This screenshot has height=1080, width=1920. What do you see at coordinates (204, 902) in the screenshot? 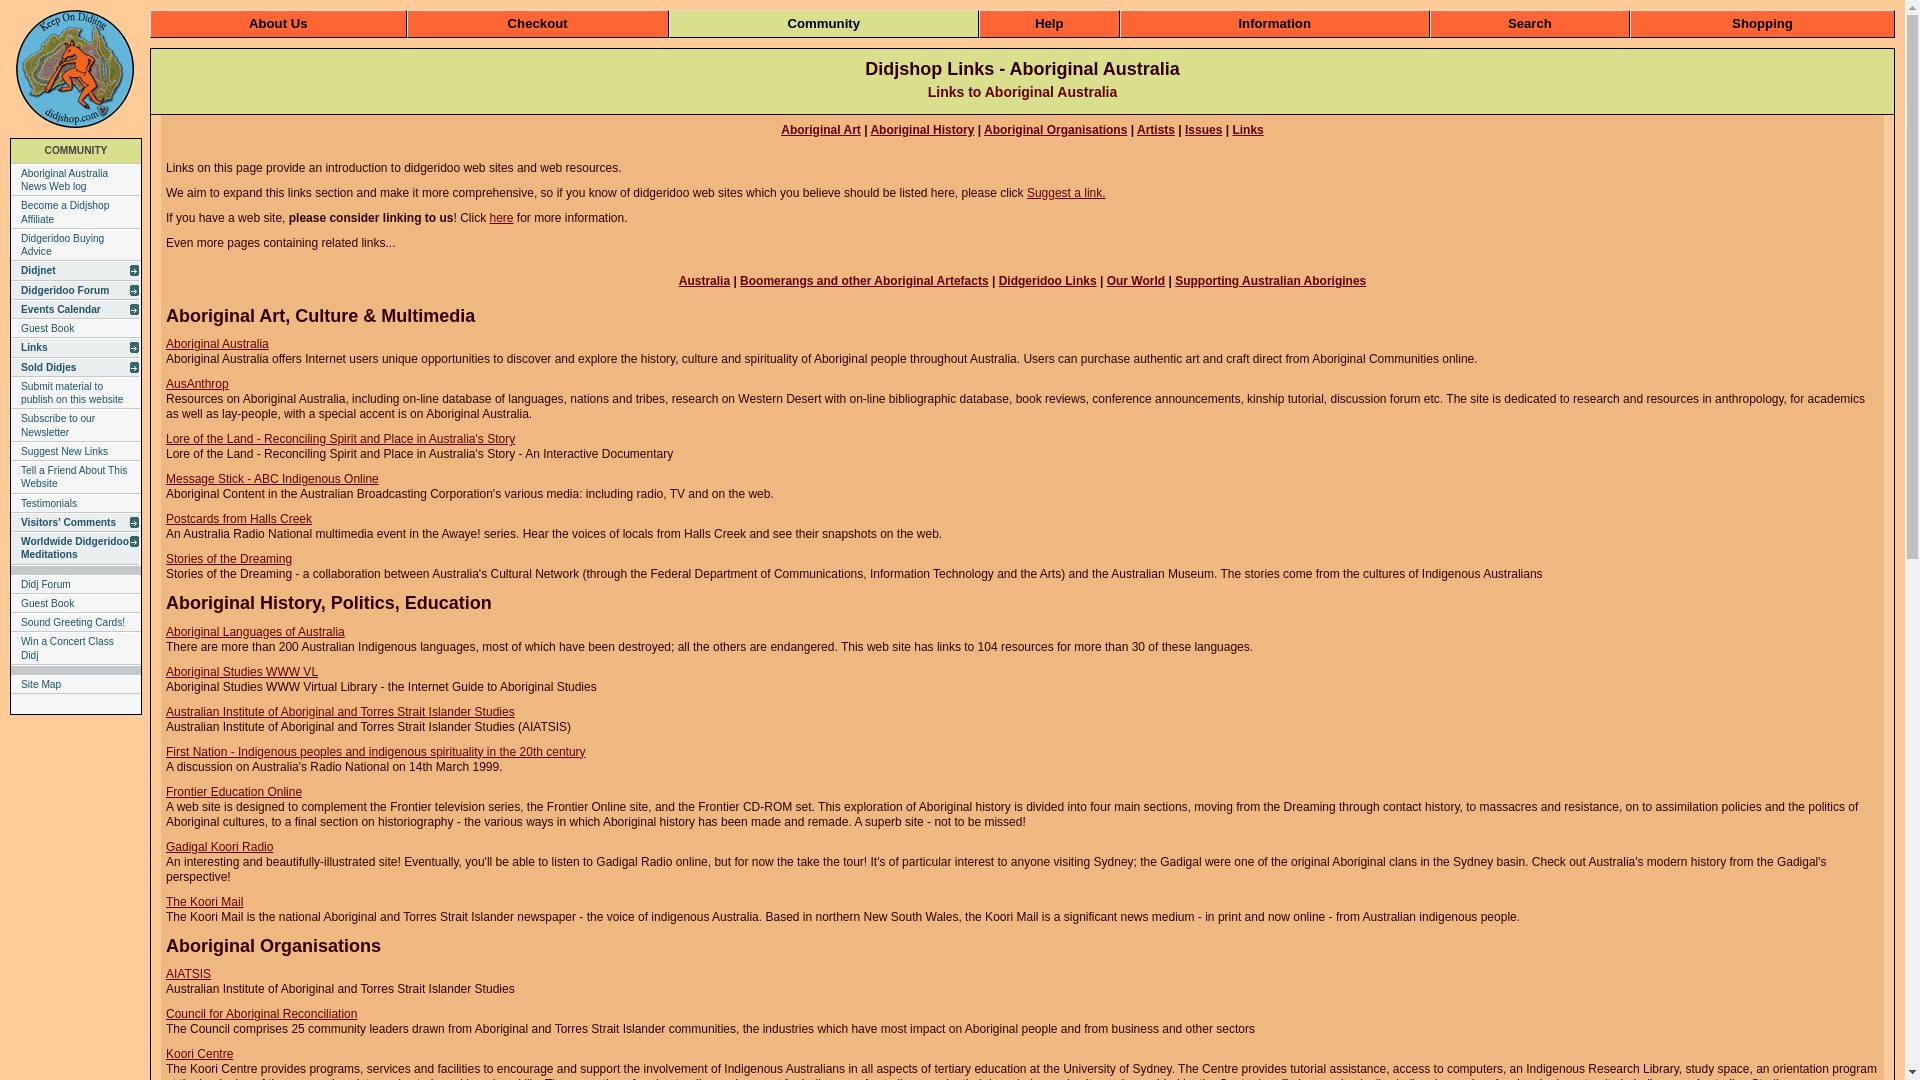
I see `'The Koori Mail'` at bounding box center [204, 902].